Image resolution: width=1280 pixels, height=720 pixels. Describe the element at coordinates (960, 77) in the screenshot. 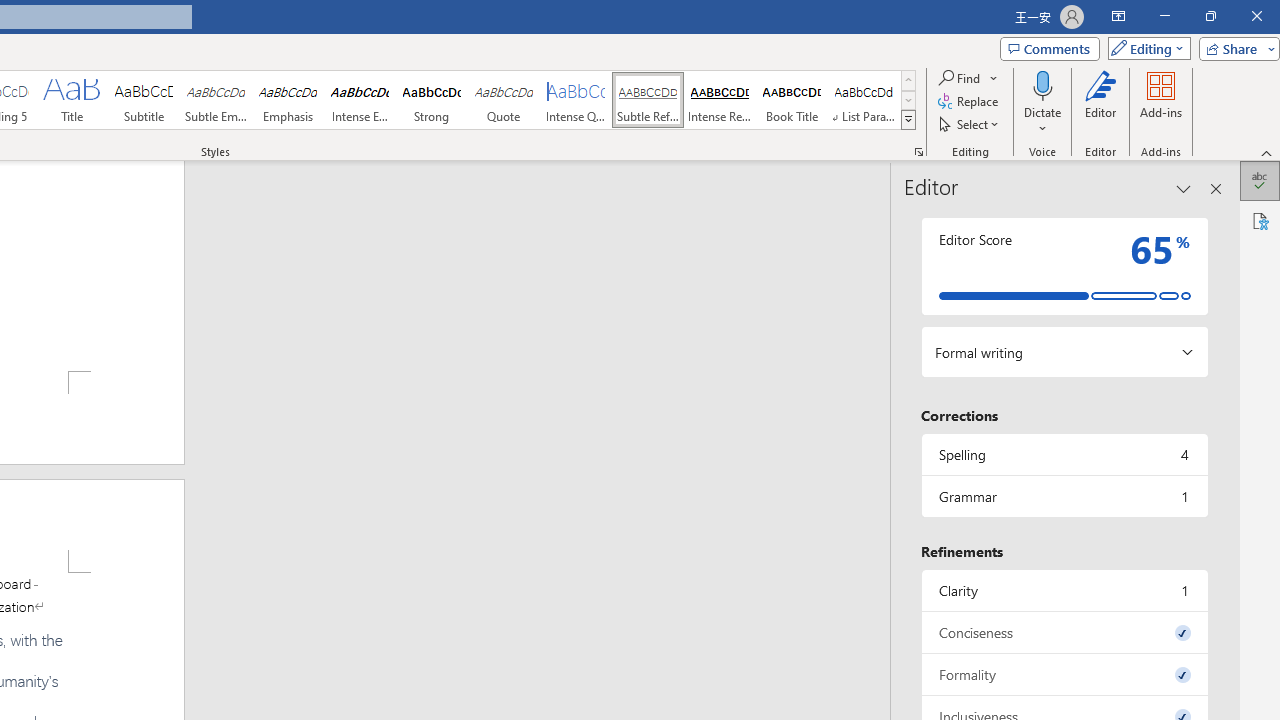

I see `'Find'` at that location.